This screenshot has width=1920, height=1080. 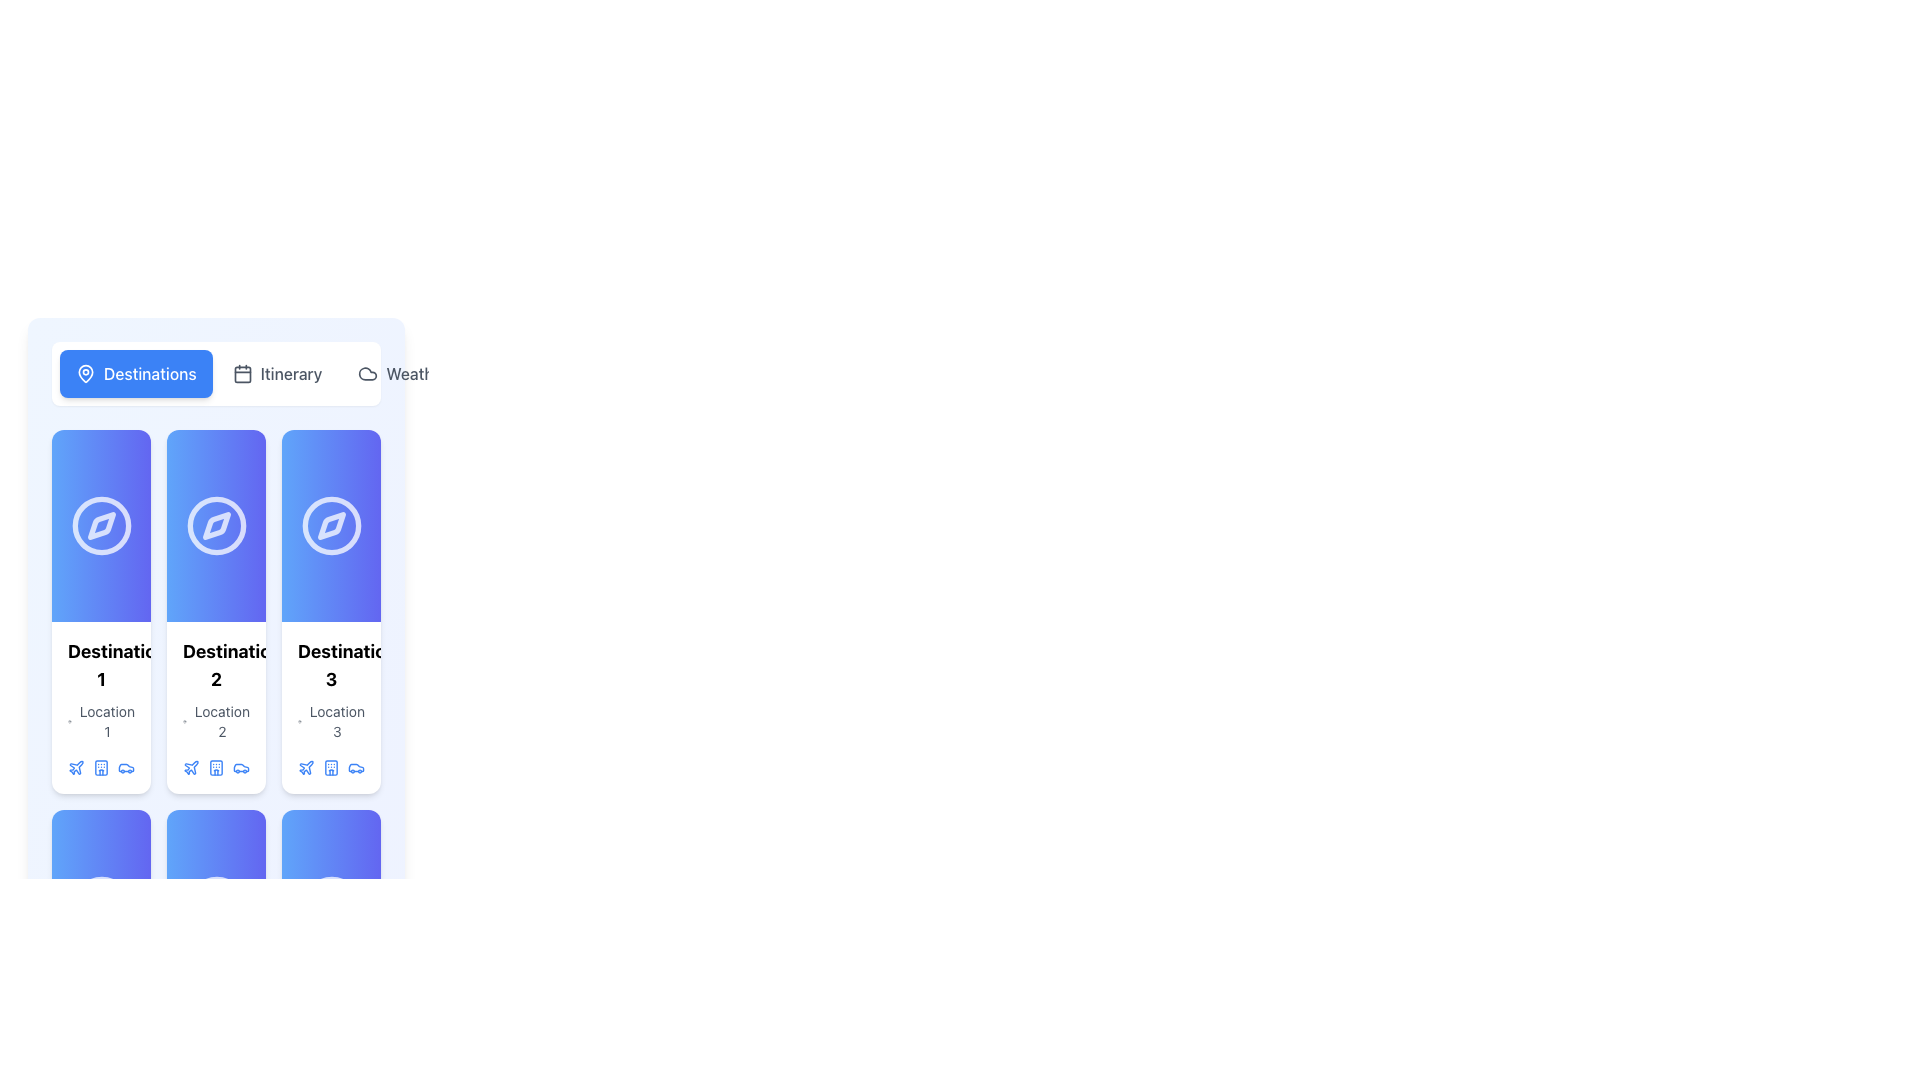 I want to click on the Text label that serves as a descriptor for the associated card content representing a specific destination, located in the second card below the 'Destinations' tab and directly above 'Location 2', so click(x=216, y=666).